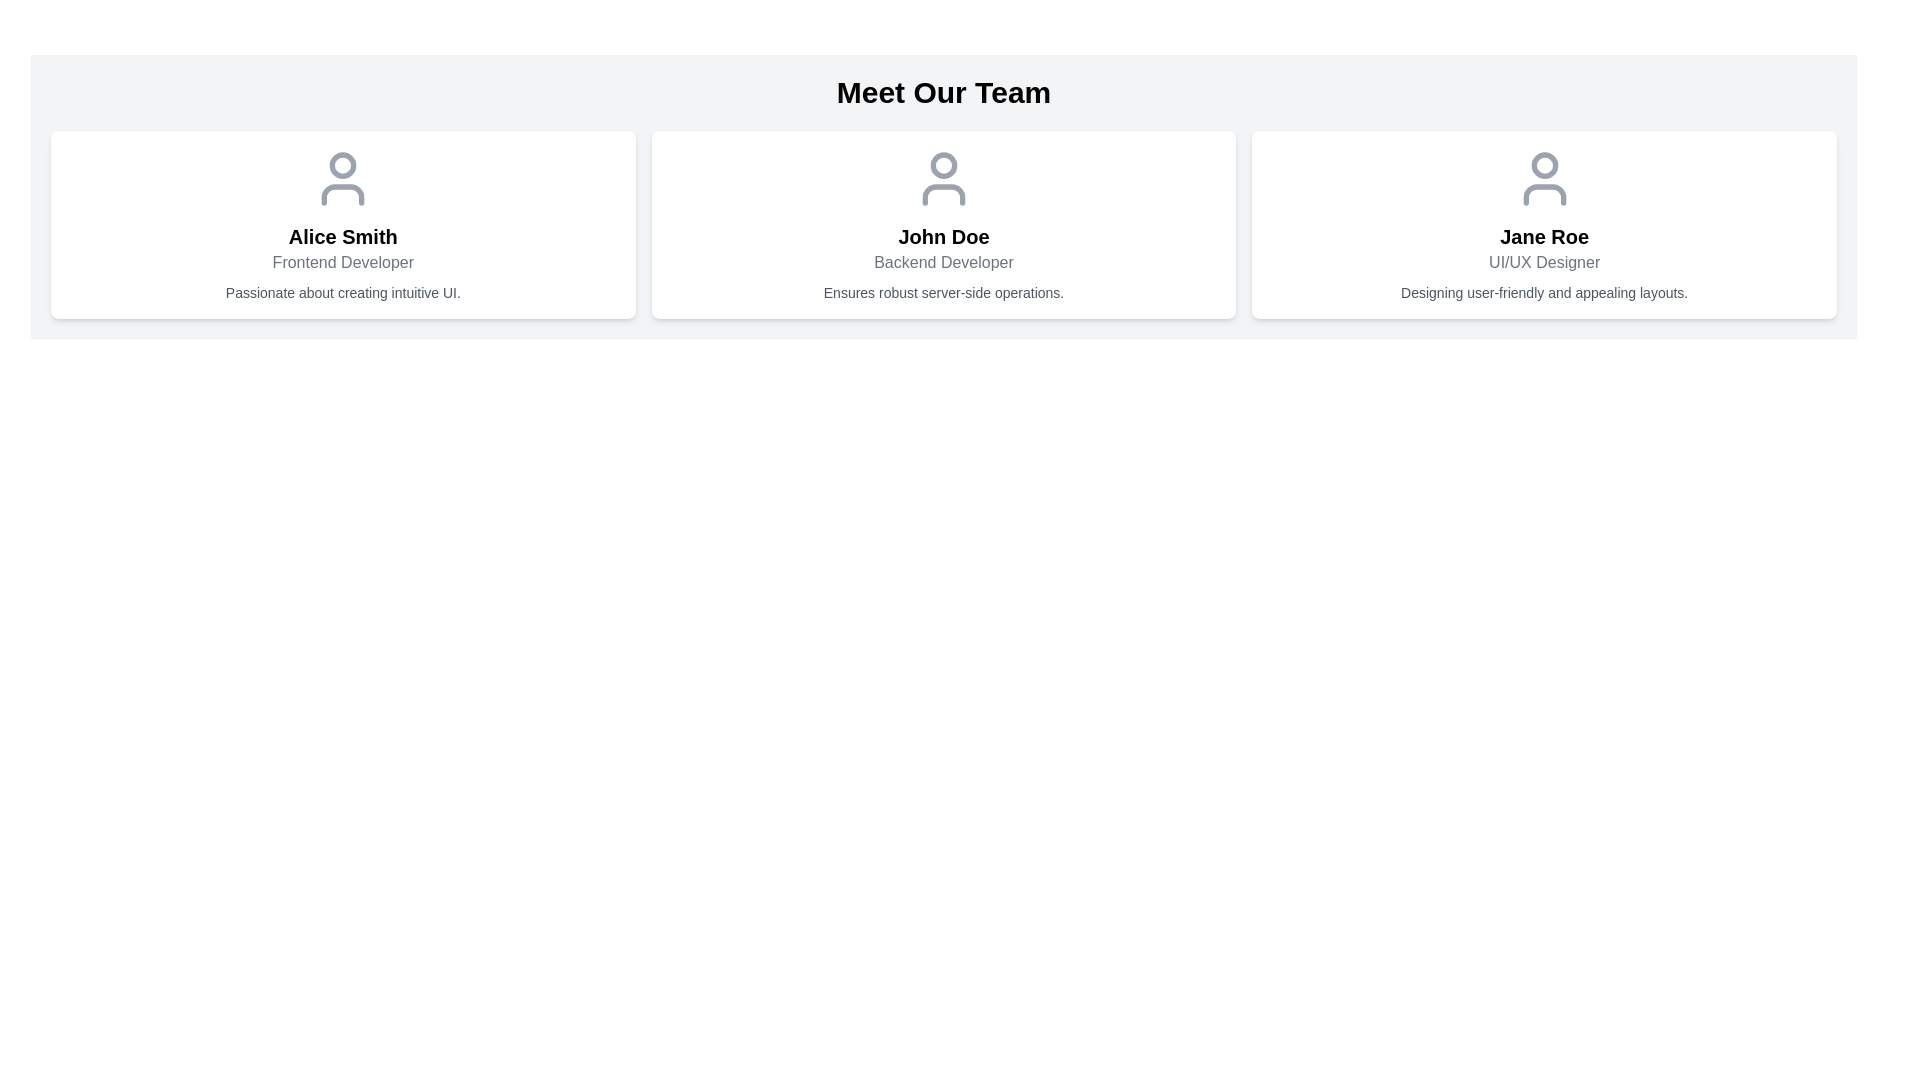  Describe the element at coordinates (343, 177) in the screenshot. I see `the decorative icon representing the profile of user Alice Smith, which is located at the center of the card above her name` at that location.